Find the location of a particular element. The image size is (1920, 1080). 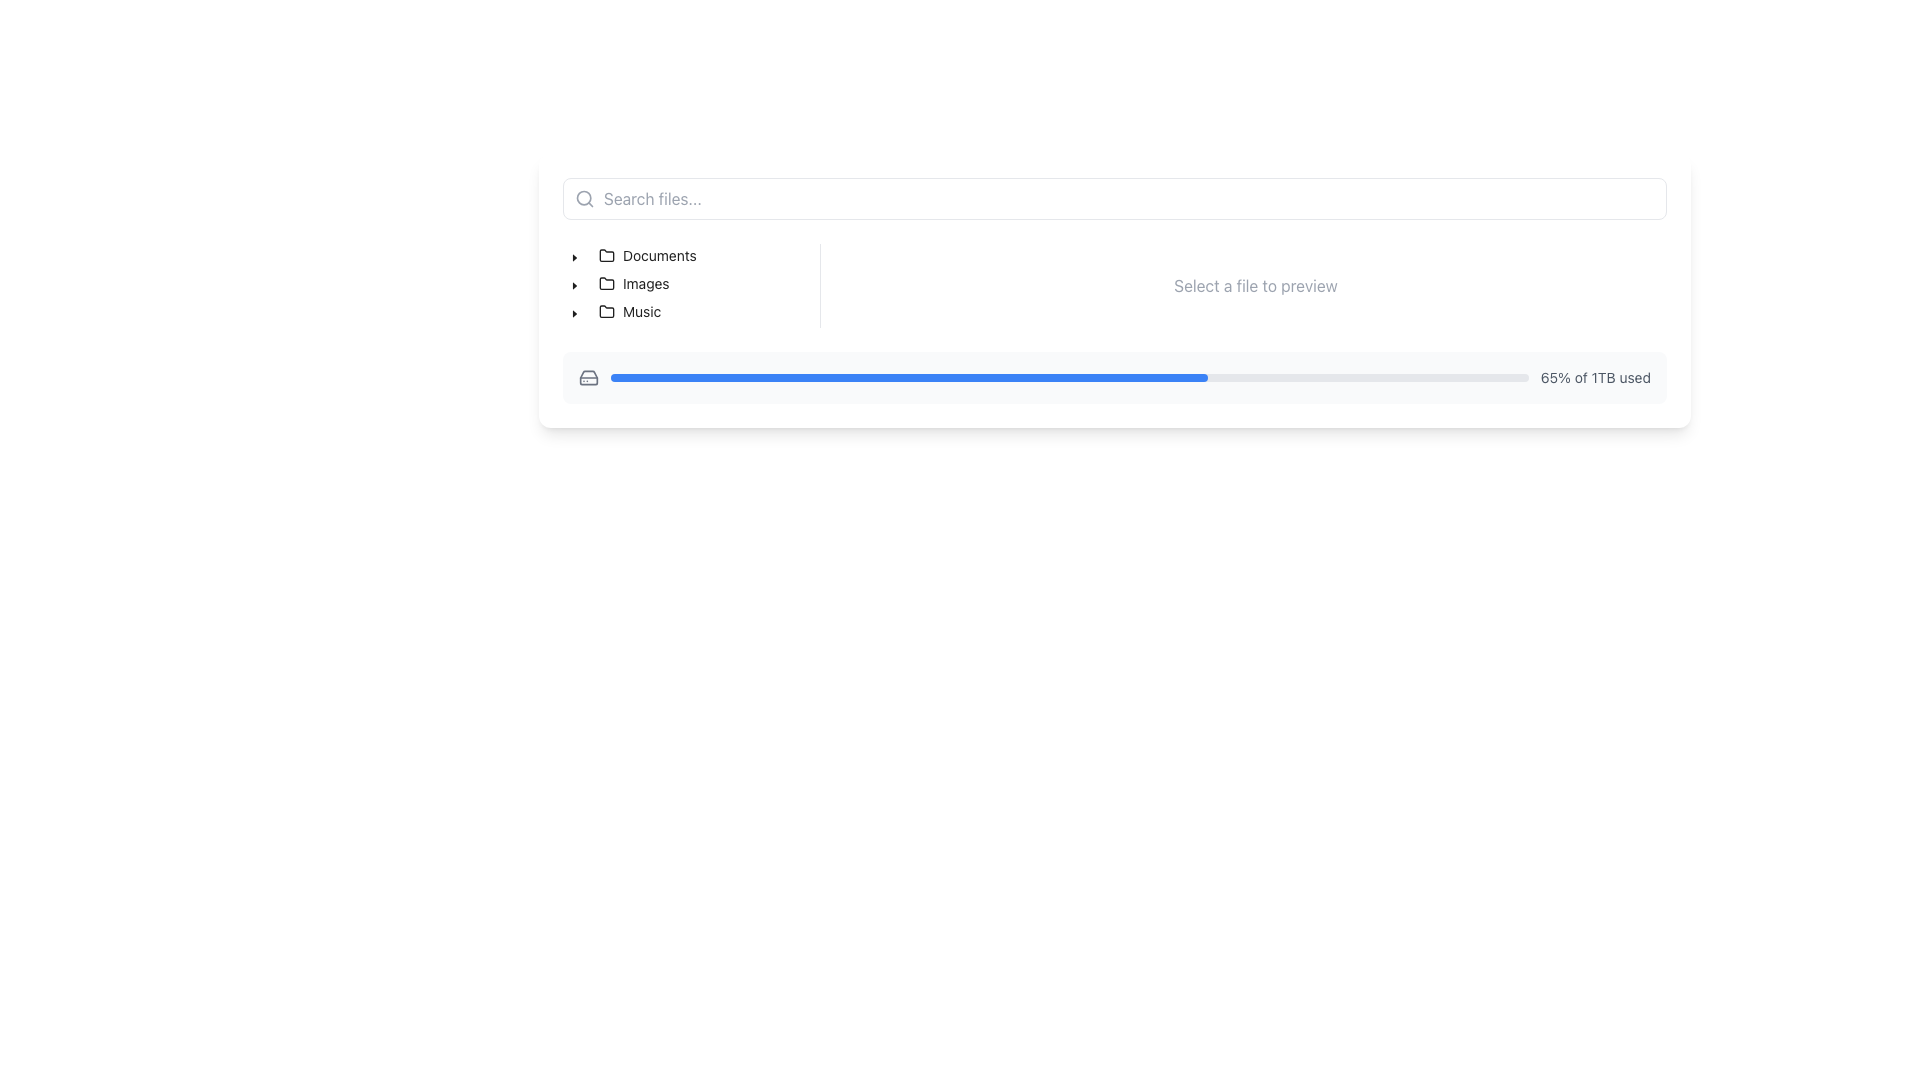

the Expander toggle is located at coordinates (574, 254).